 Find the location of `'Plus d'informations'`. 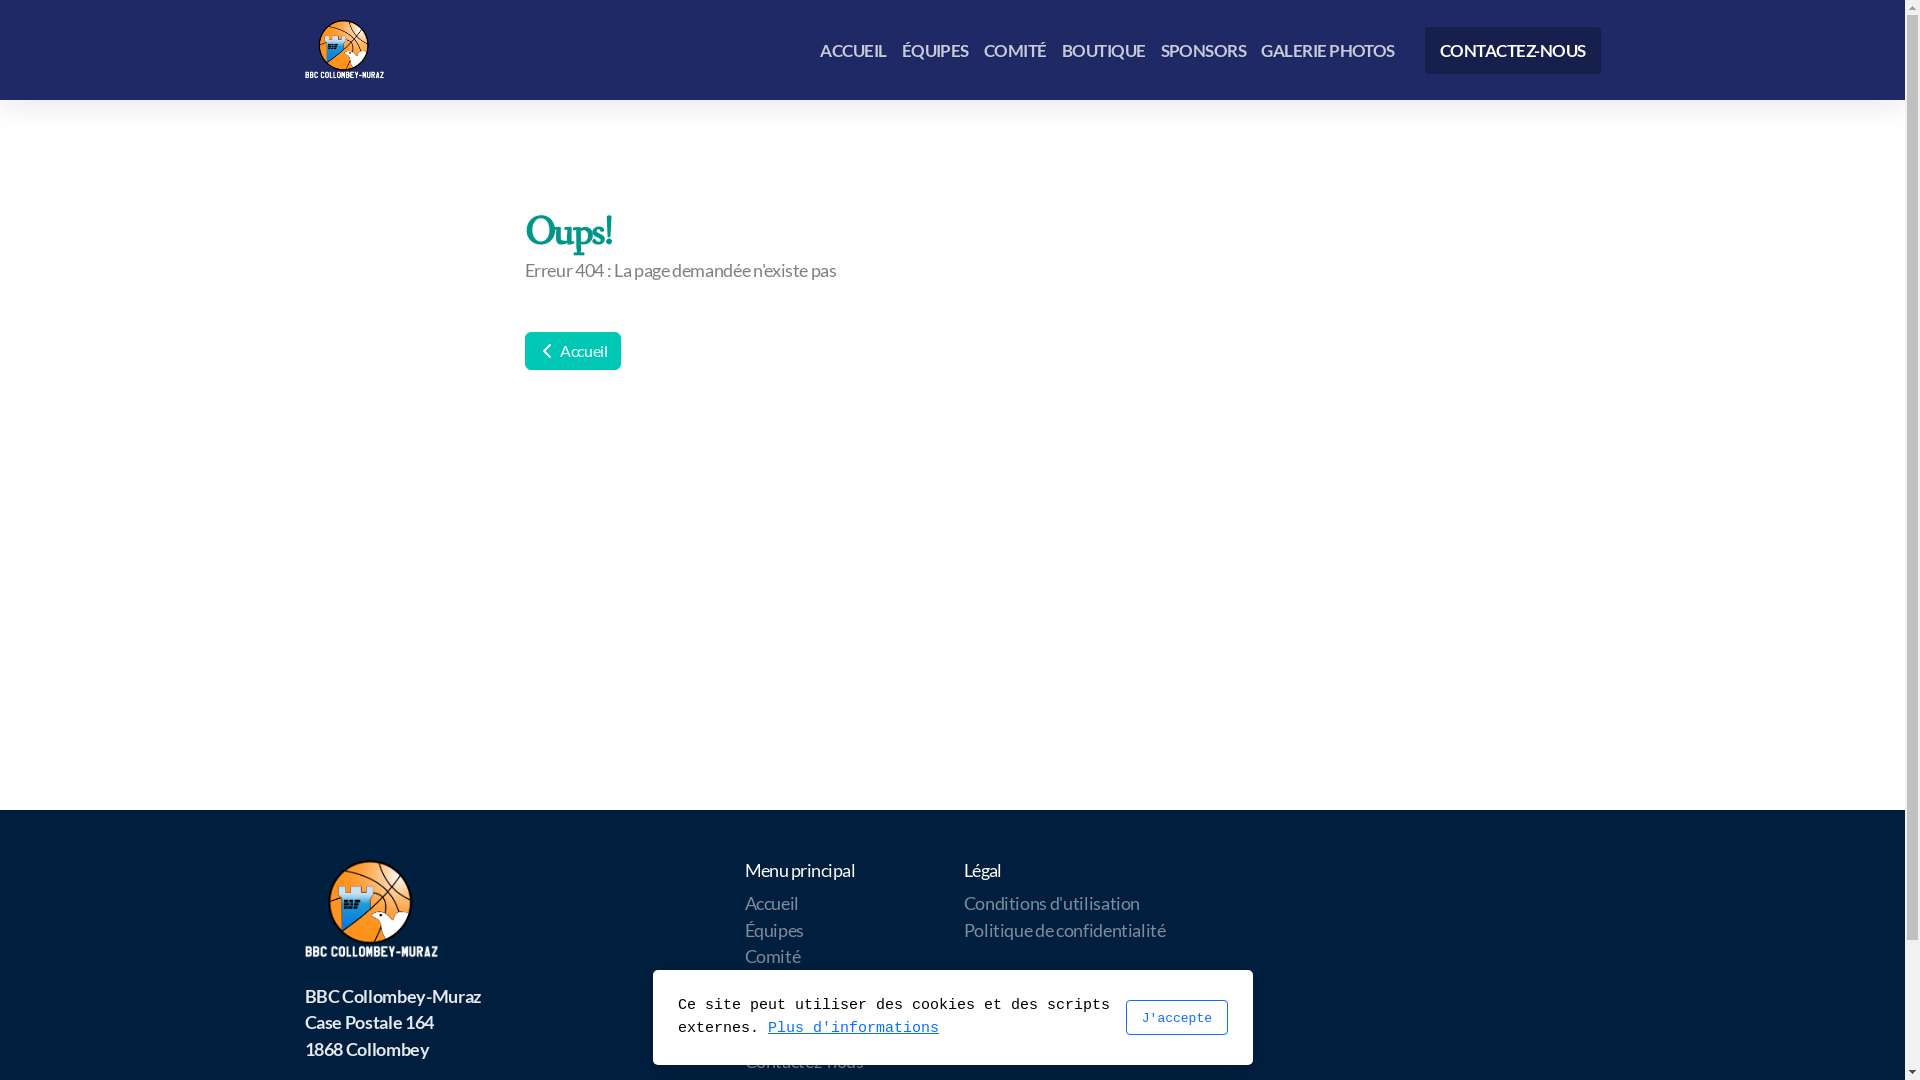

'Plus d'informations' is located at coordinates (767, 1028).